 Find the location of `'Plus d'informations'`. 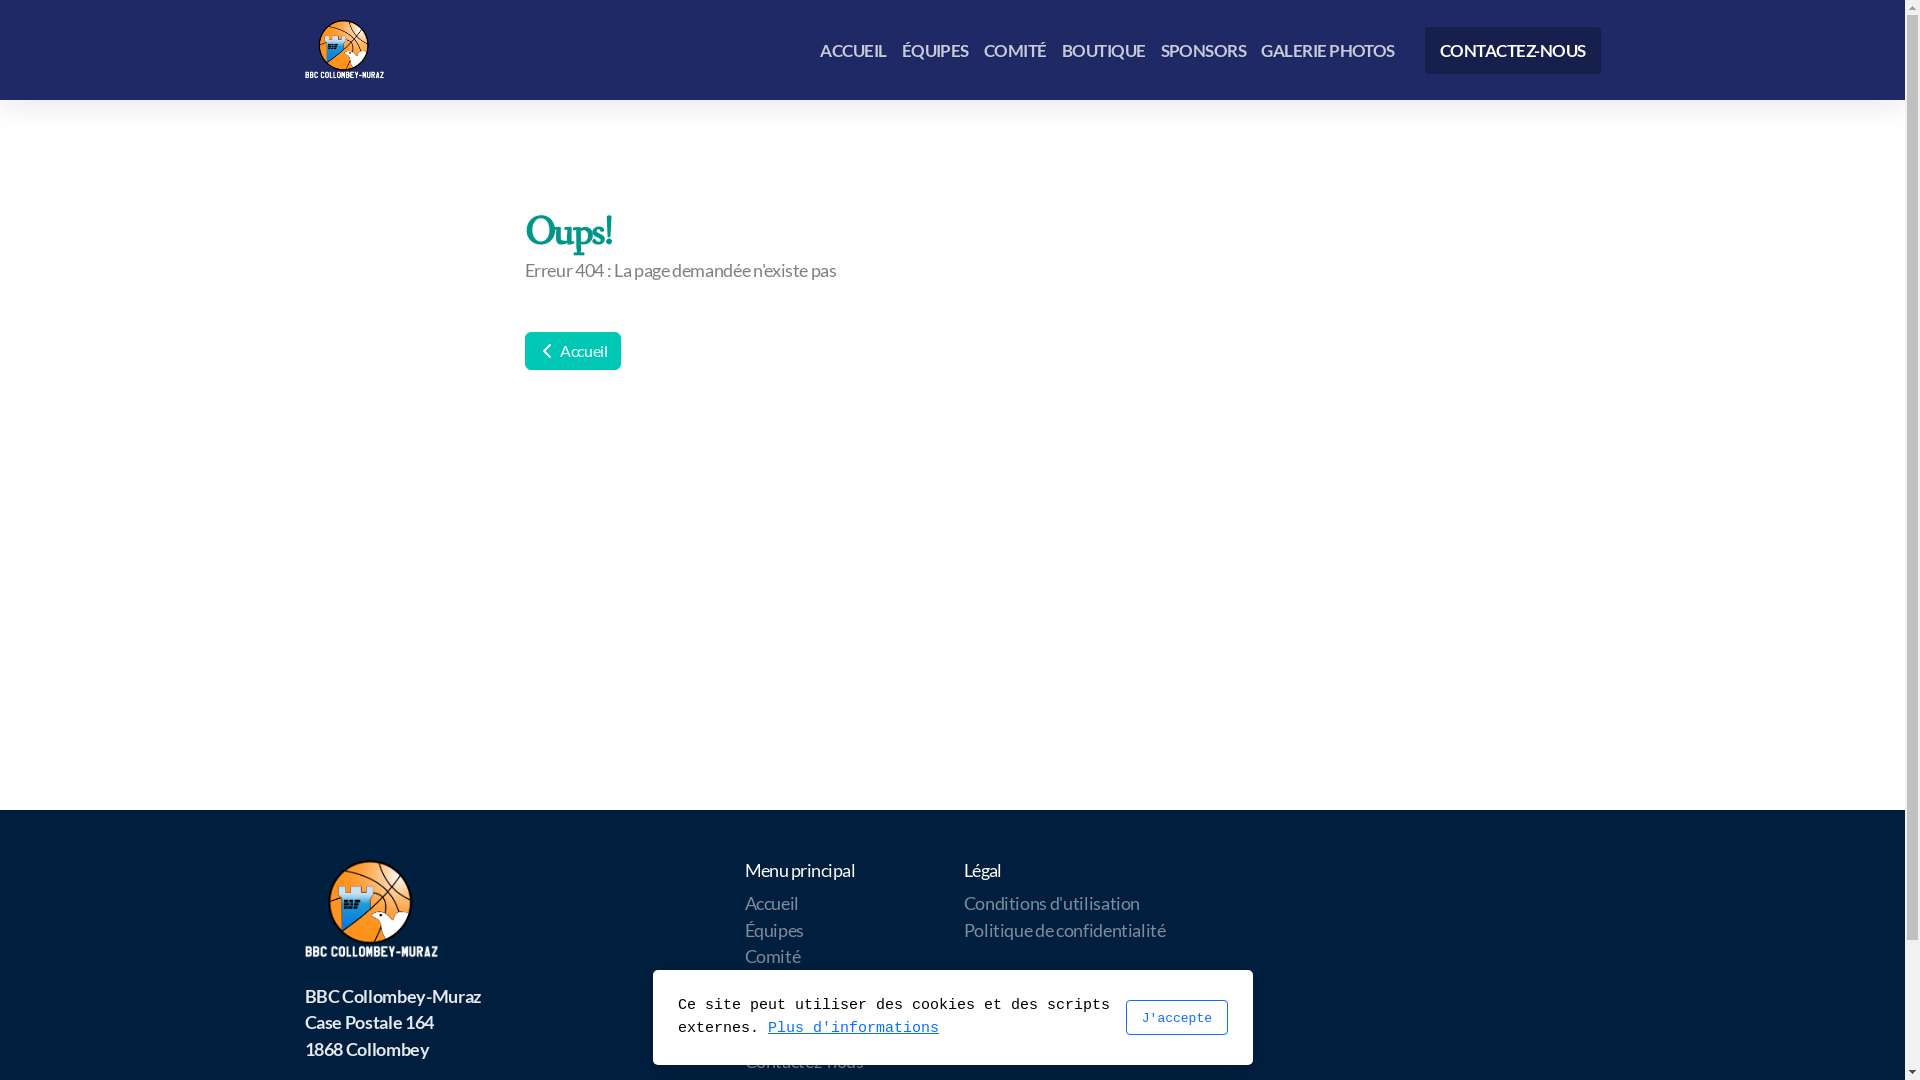

'Plus d'informations' is located at coordinates (767, 1028).